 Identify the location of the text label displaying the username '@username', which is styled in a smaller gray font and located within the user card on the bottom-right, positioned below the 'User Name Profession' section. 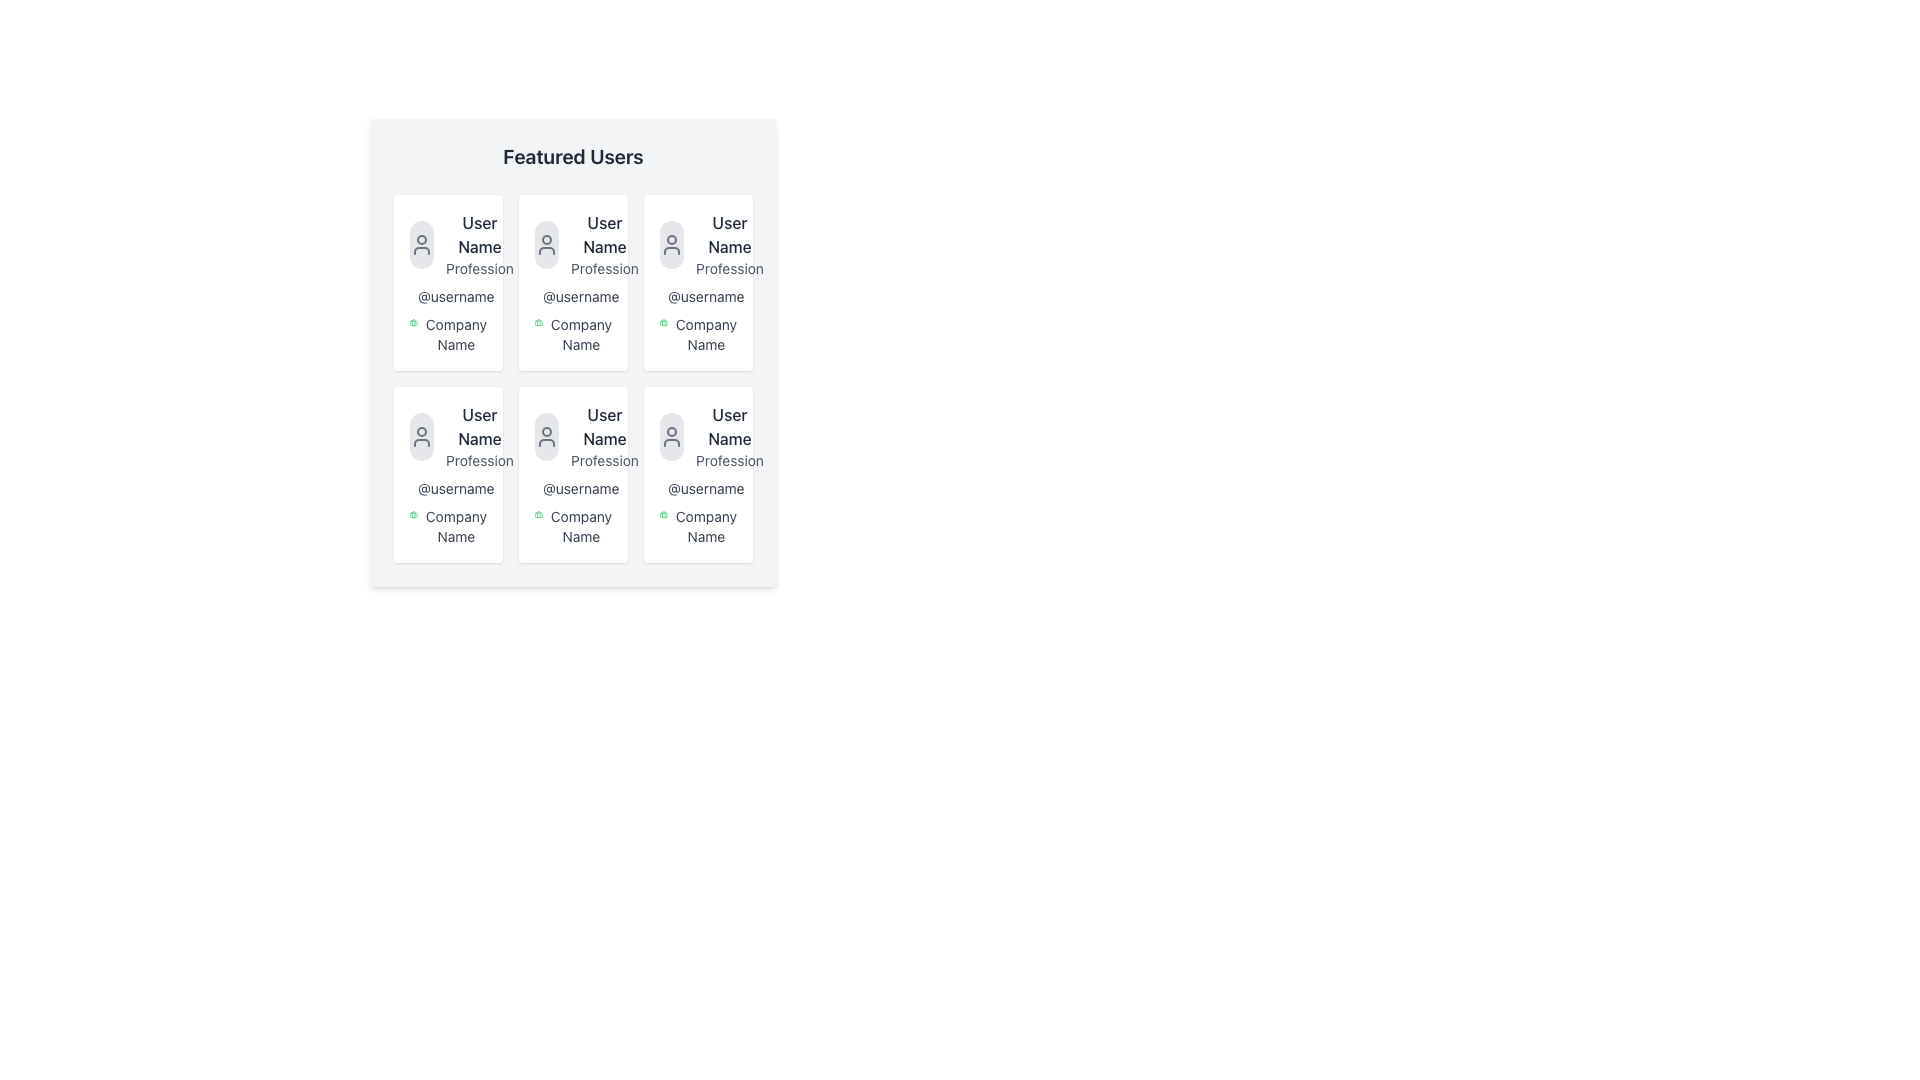
(698, 489).